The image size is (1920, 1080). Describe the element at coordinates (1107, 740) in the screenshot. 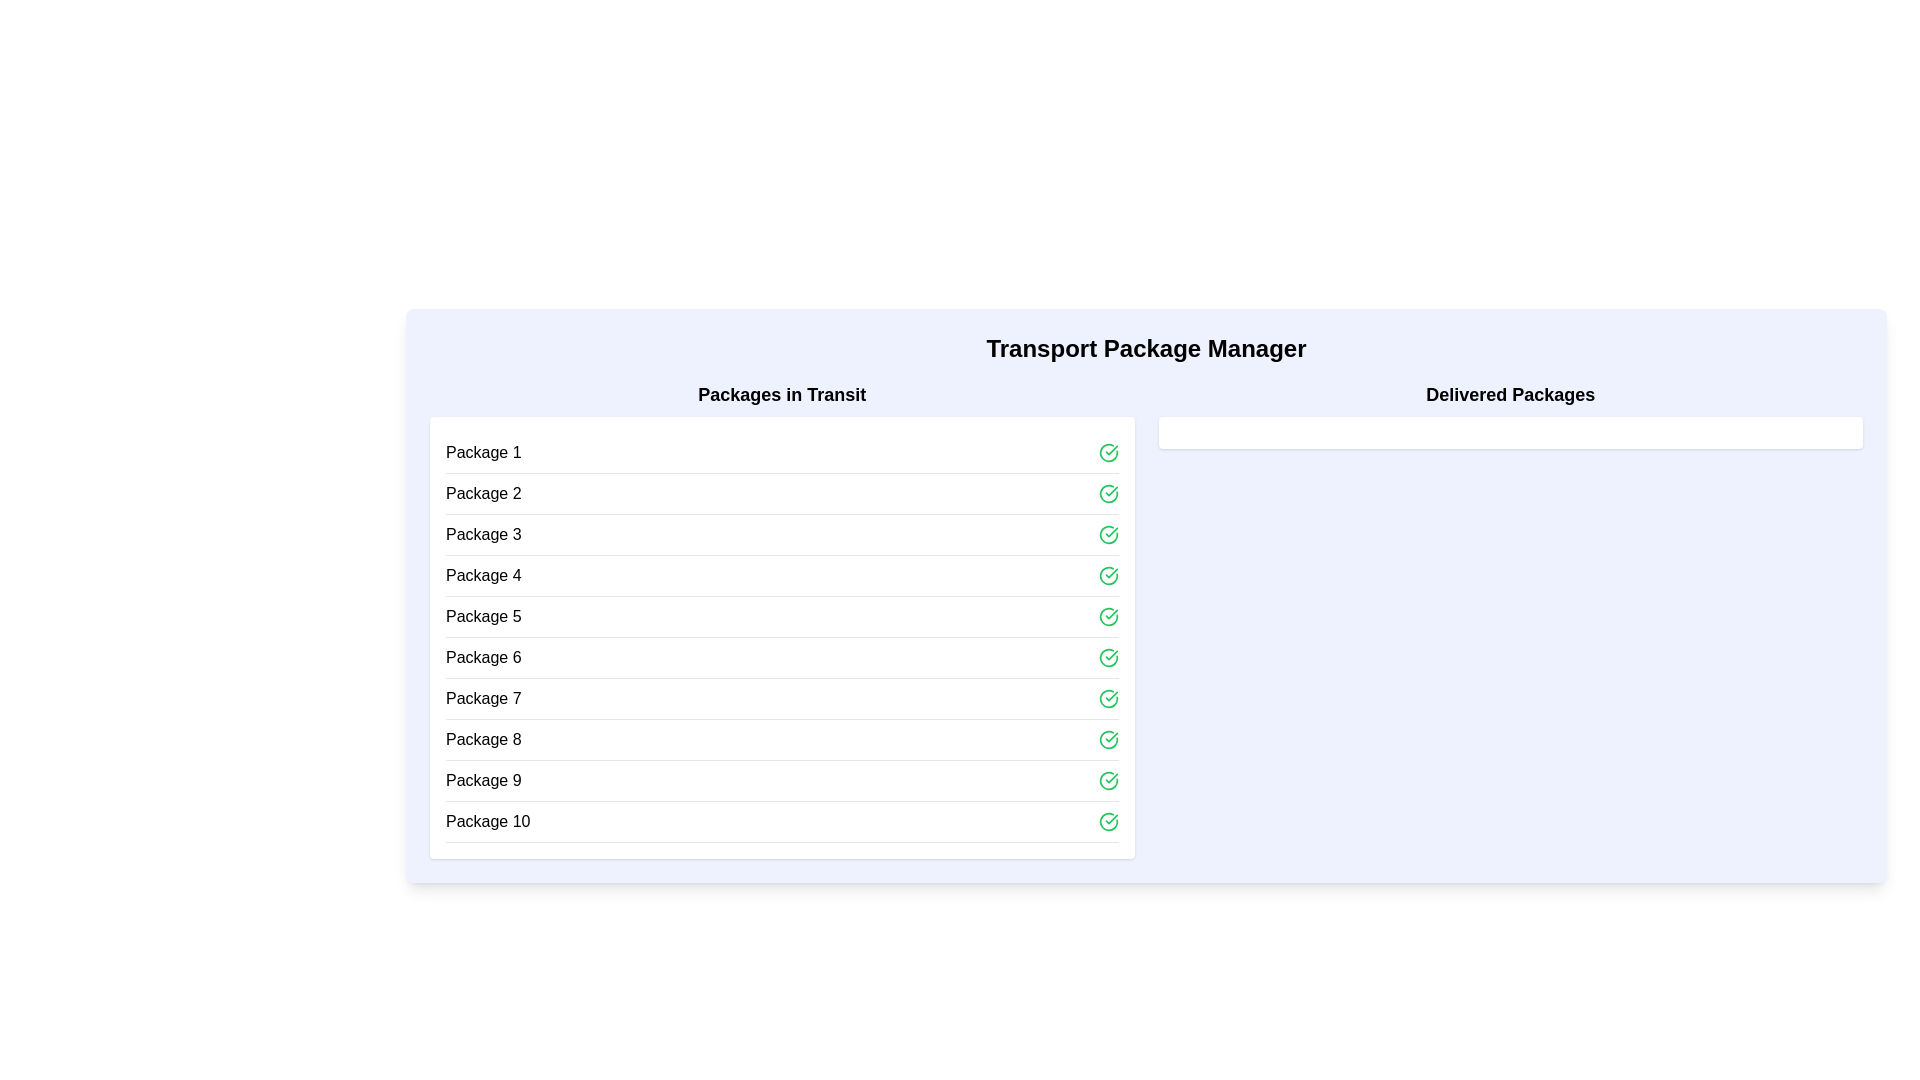

I see `the circular icon element representing a partial circle or arc associated with 'Package 8' from the 'Packages in Transit' group` at that location.